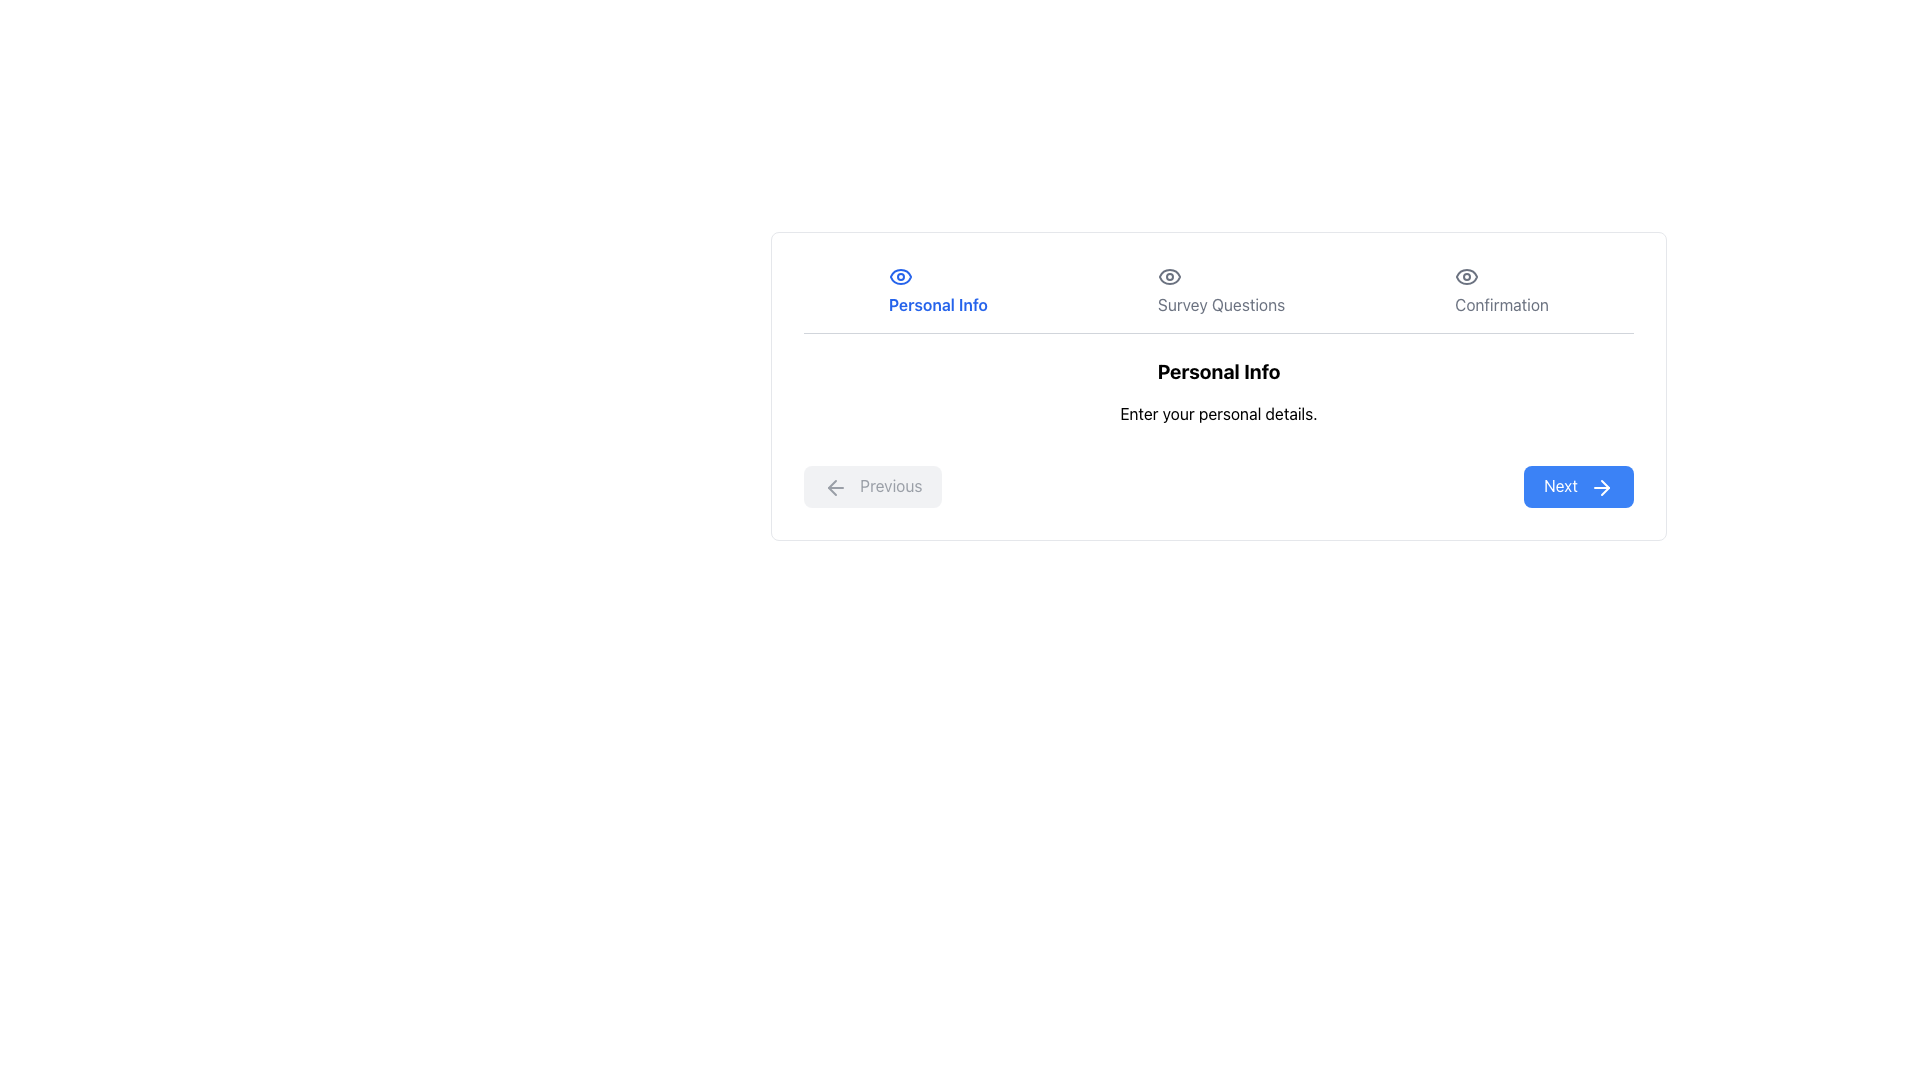 Image resolution: width=1920 pixels, height=1080 pixels. Describe the element at coordinates (832, 487) in the screenshot. I see `the left arrow icon inside the 'Previous' button, which is positioned at the bottom-left corner of the layout` at that location.